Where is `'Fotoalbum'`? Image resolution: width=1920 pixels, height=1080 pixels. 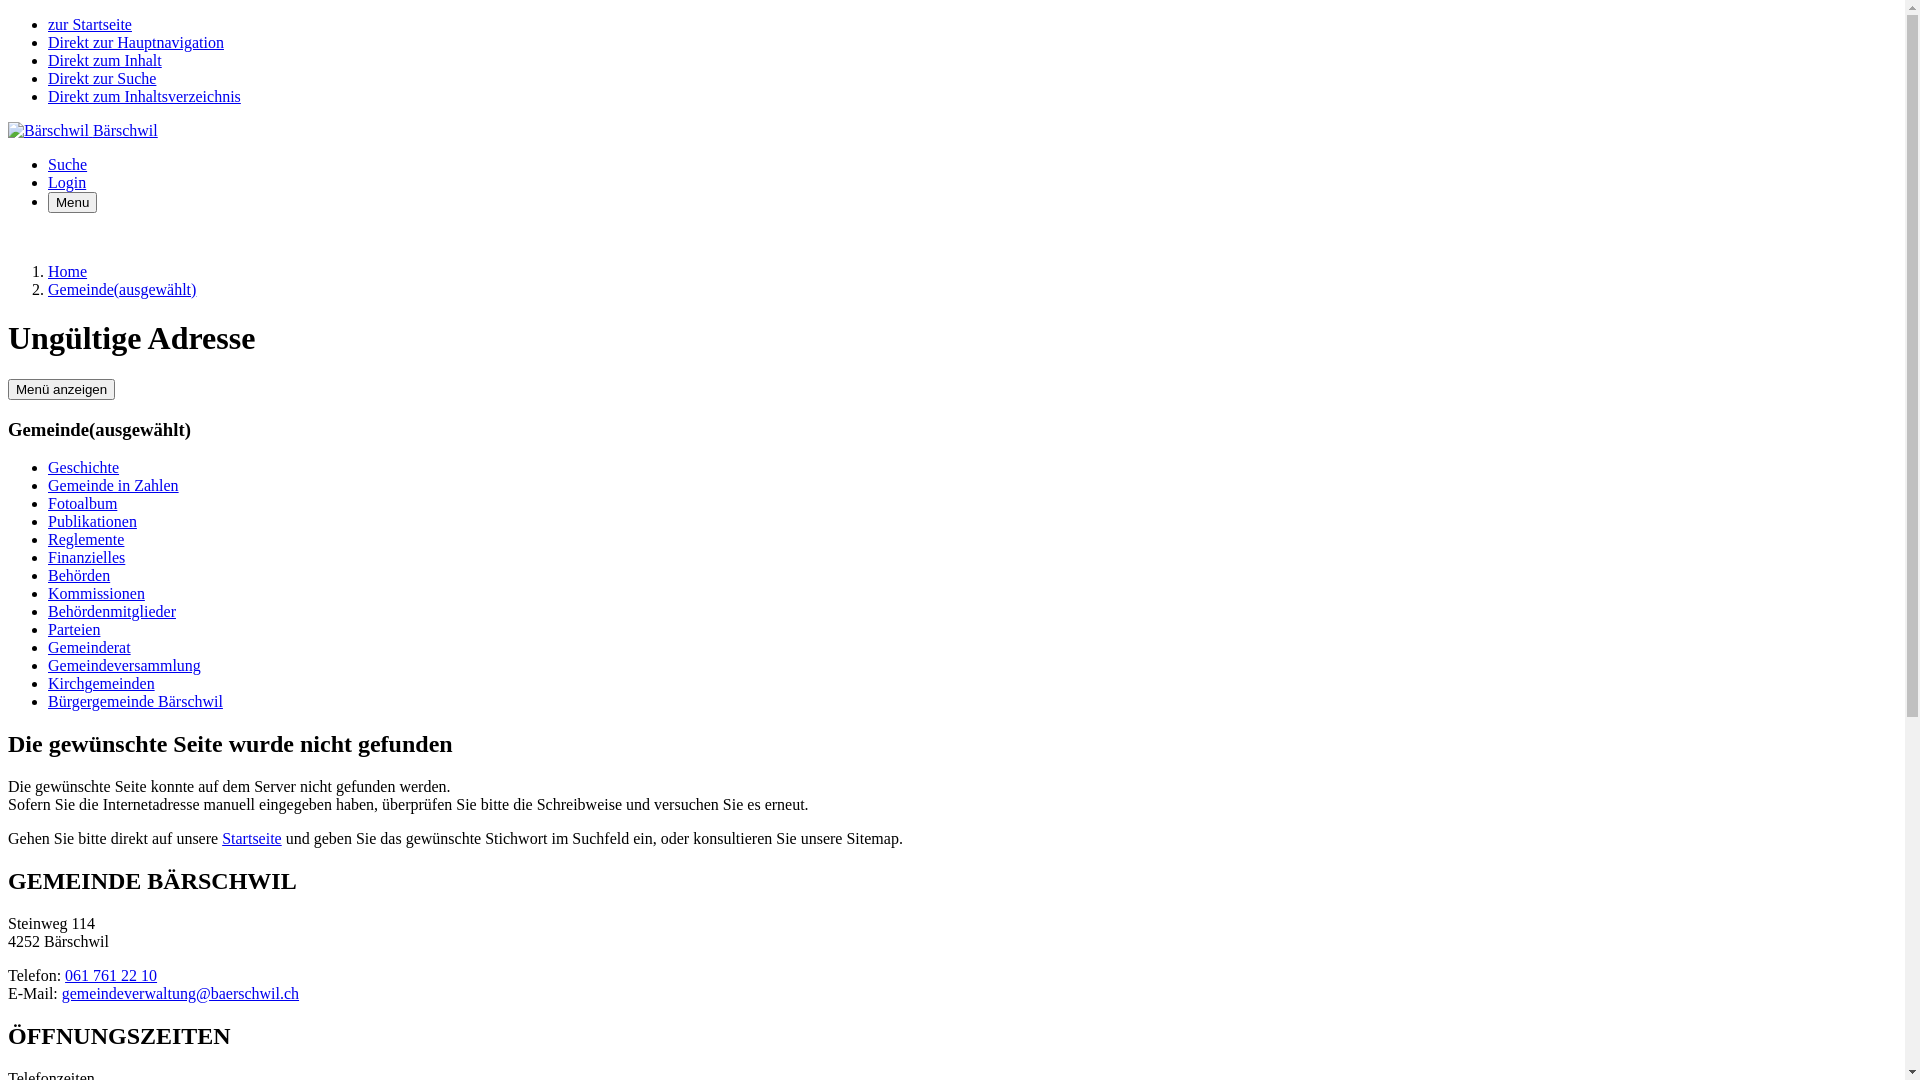 'Fotoalbum' is located at coordinates (81, 502).